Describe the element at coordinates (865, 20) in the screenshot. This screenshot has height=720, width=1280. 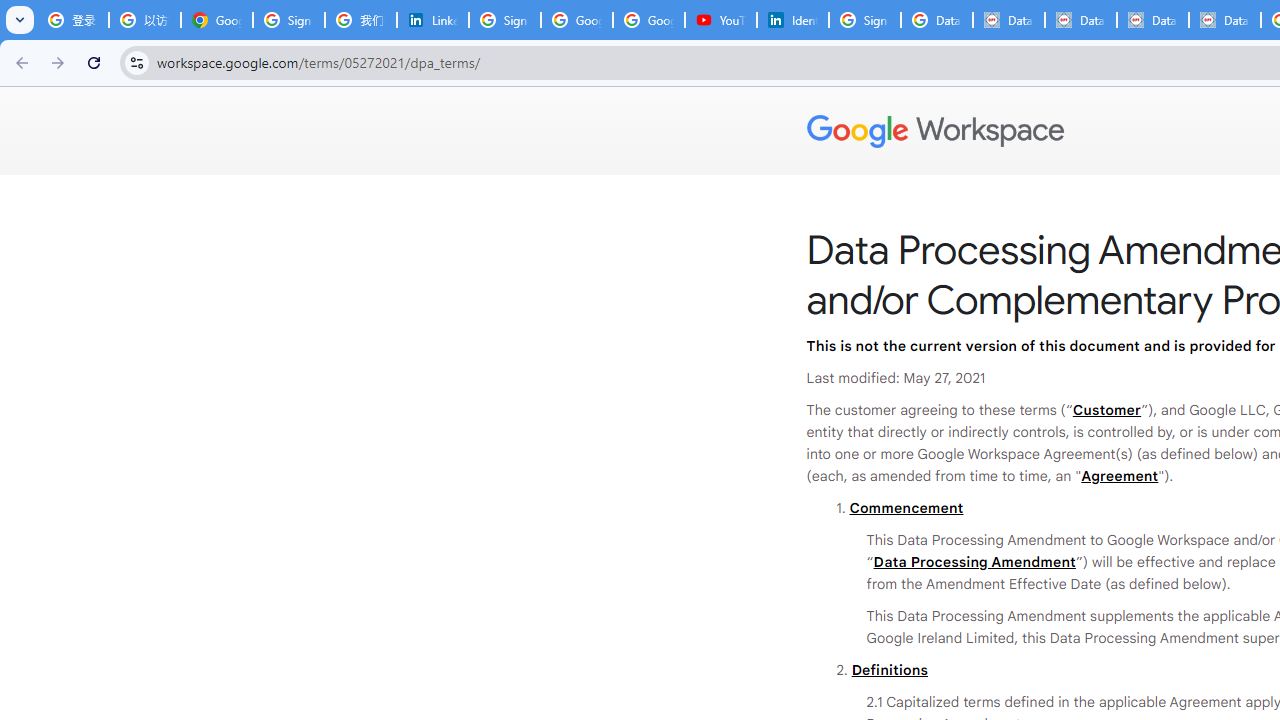
I see `'Sign in - Google Accounts'` at that location.